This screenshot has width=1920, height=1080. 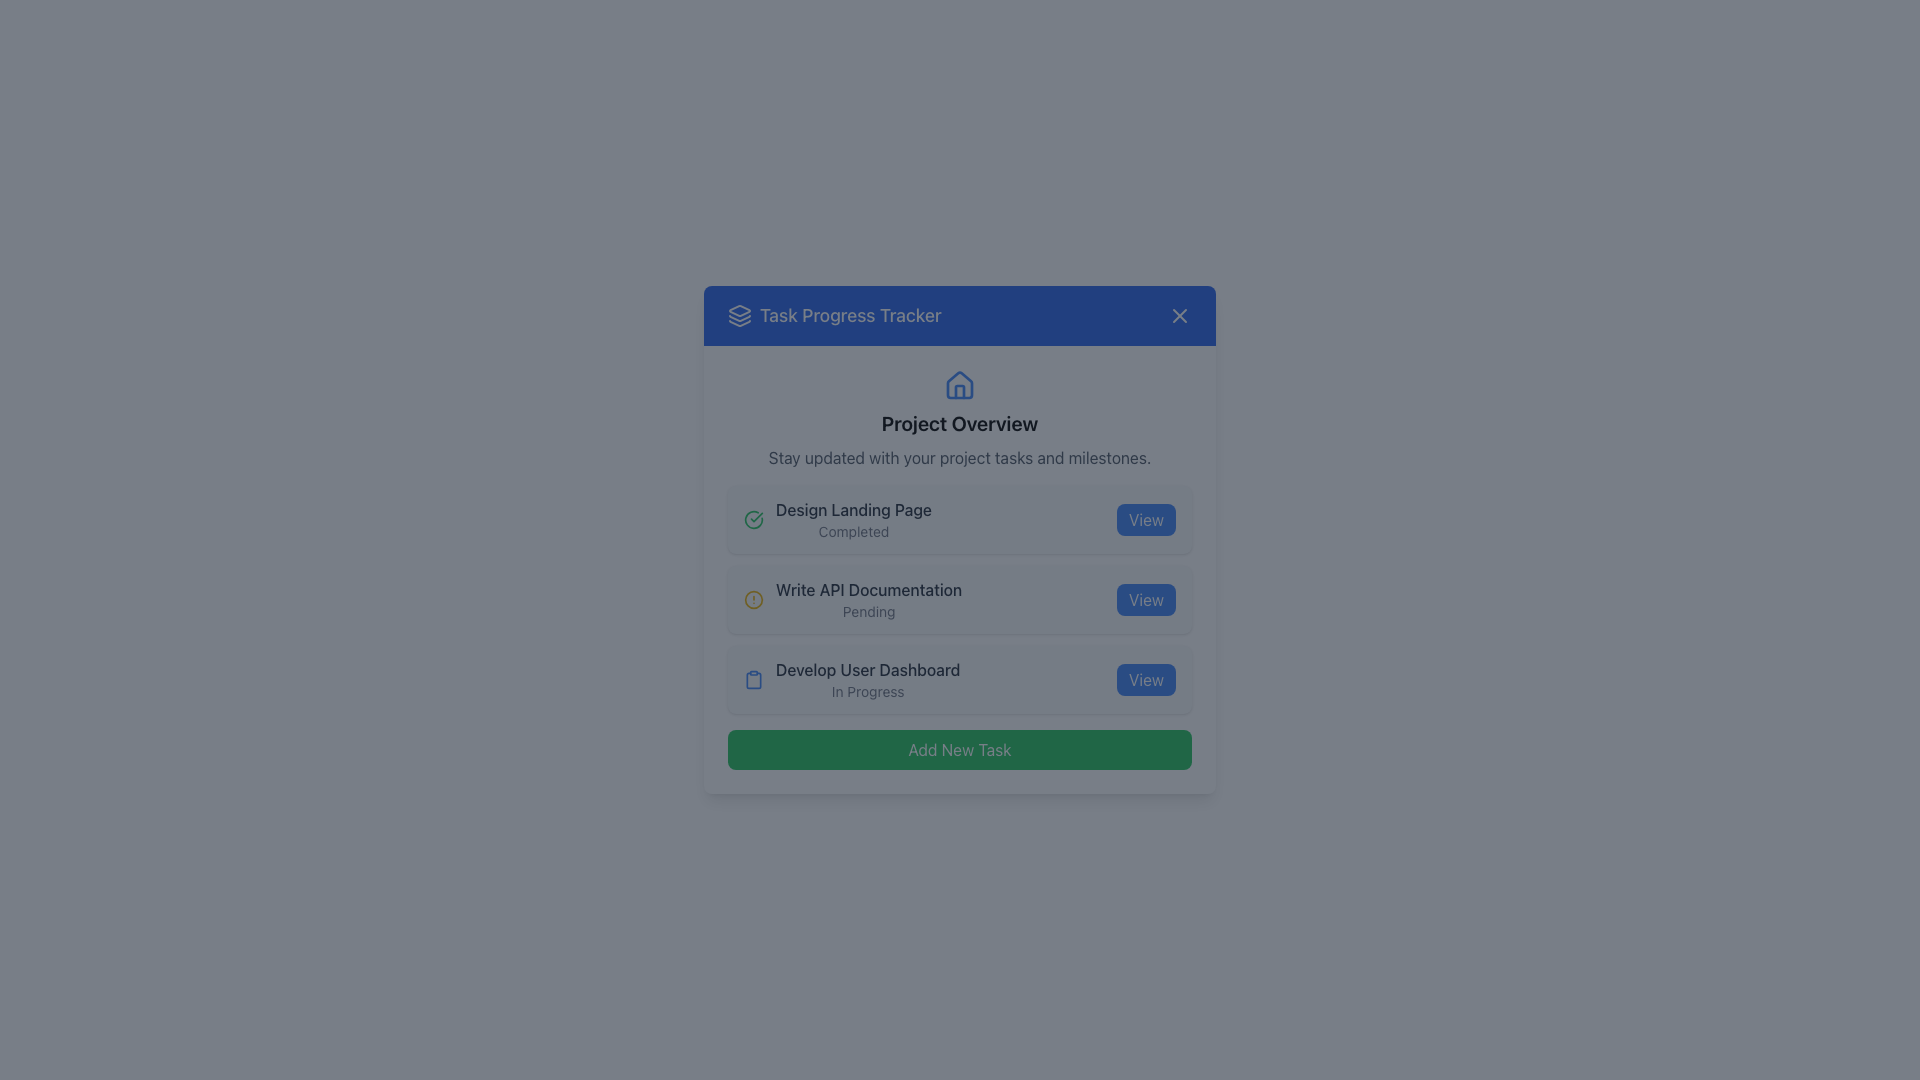 What do you see at coordinates (738, 315) in the screenshot?
I see `the decorative SVG icon styled as a stack of three overlapping layers, which is positioned in the modal box's header section to the left of the text 'Task Progress Tracker'` at bounding box center [738, 315].